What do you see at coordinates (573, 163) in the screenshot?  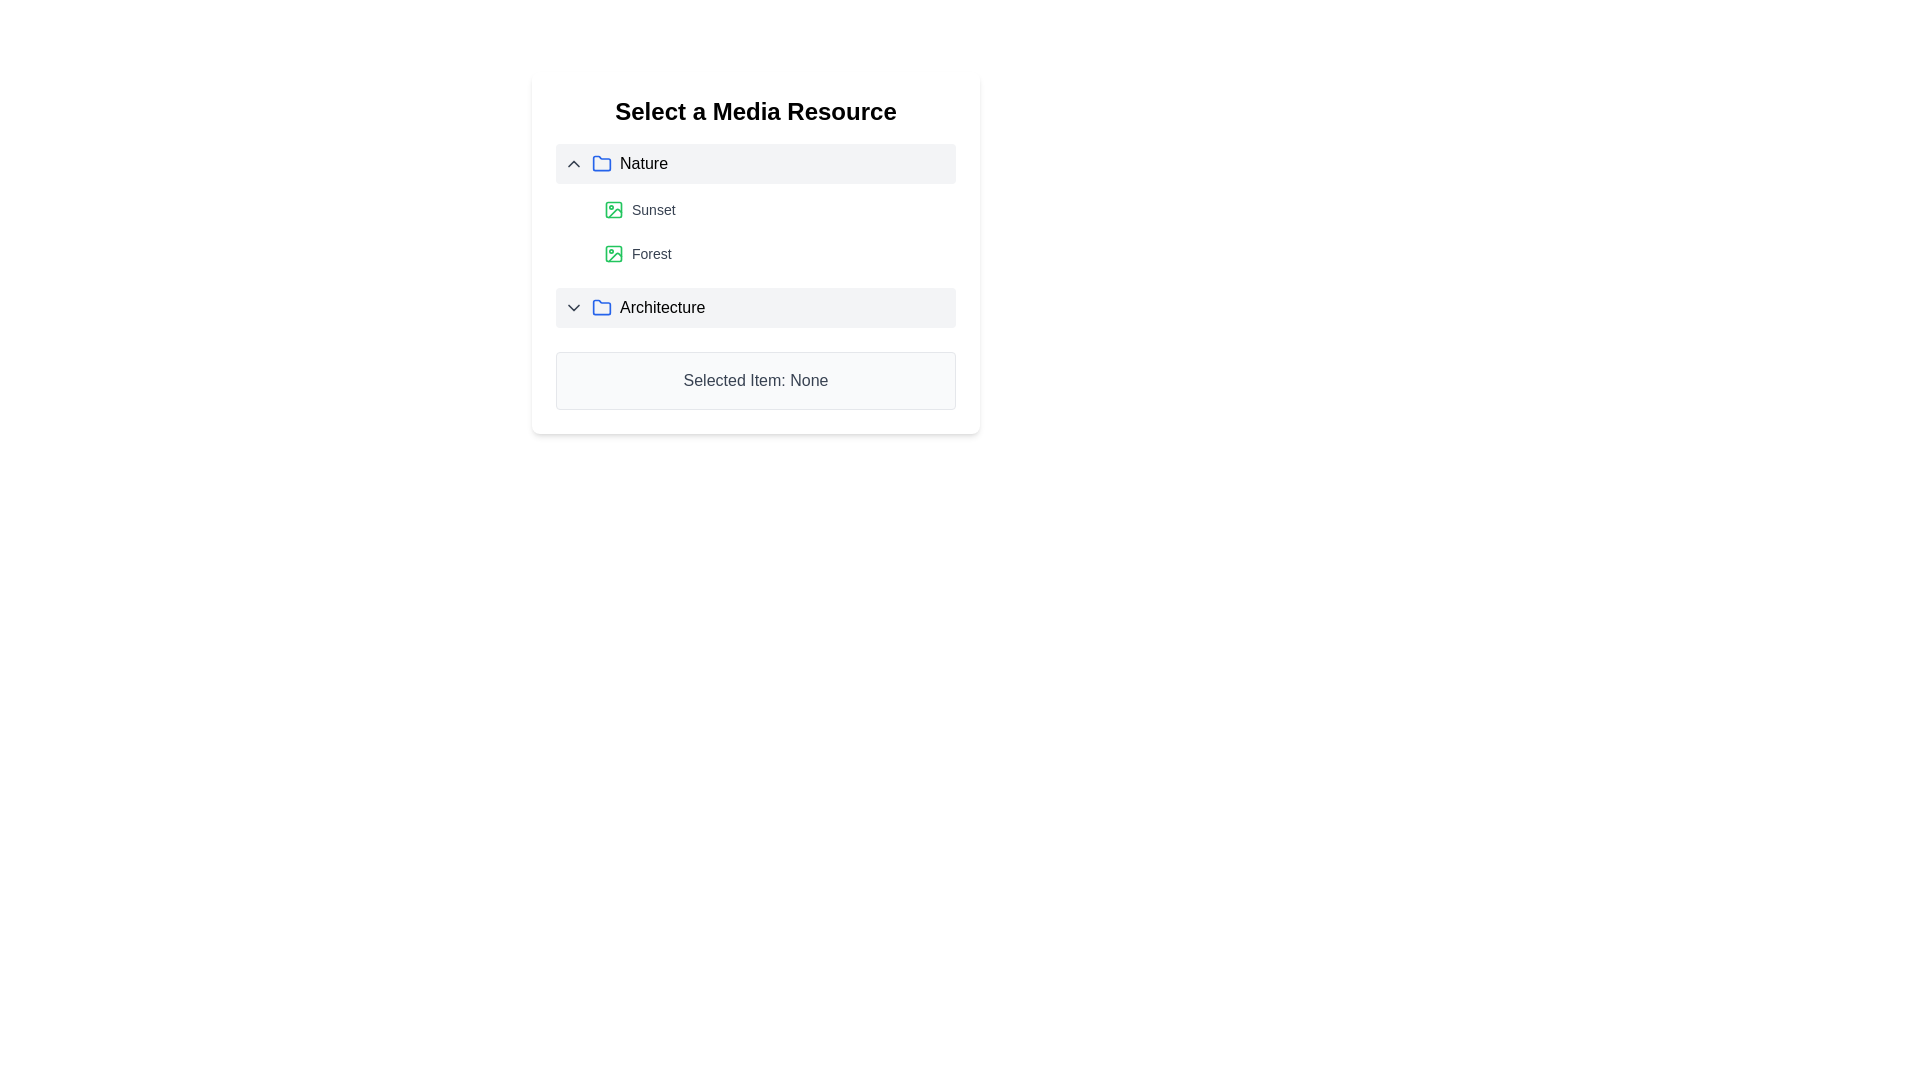 I see `the visibility toggle icon located to the left of the 'Nature' text in the list structure` at bounding box center [573, 163].